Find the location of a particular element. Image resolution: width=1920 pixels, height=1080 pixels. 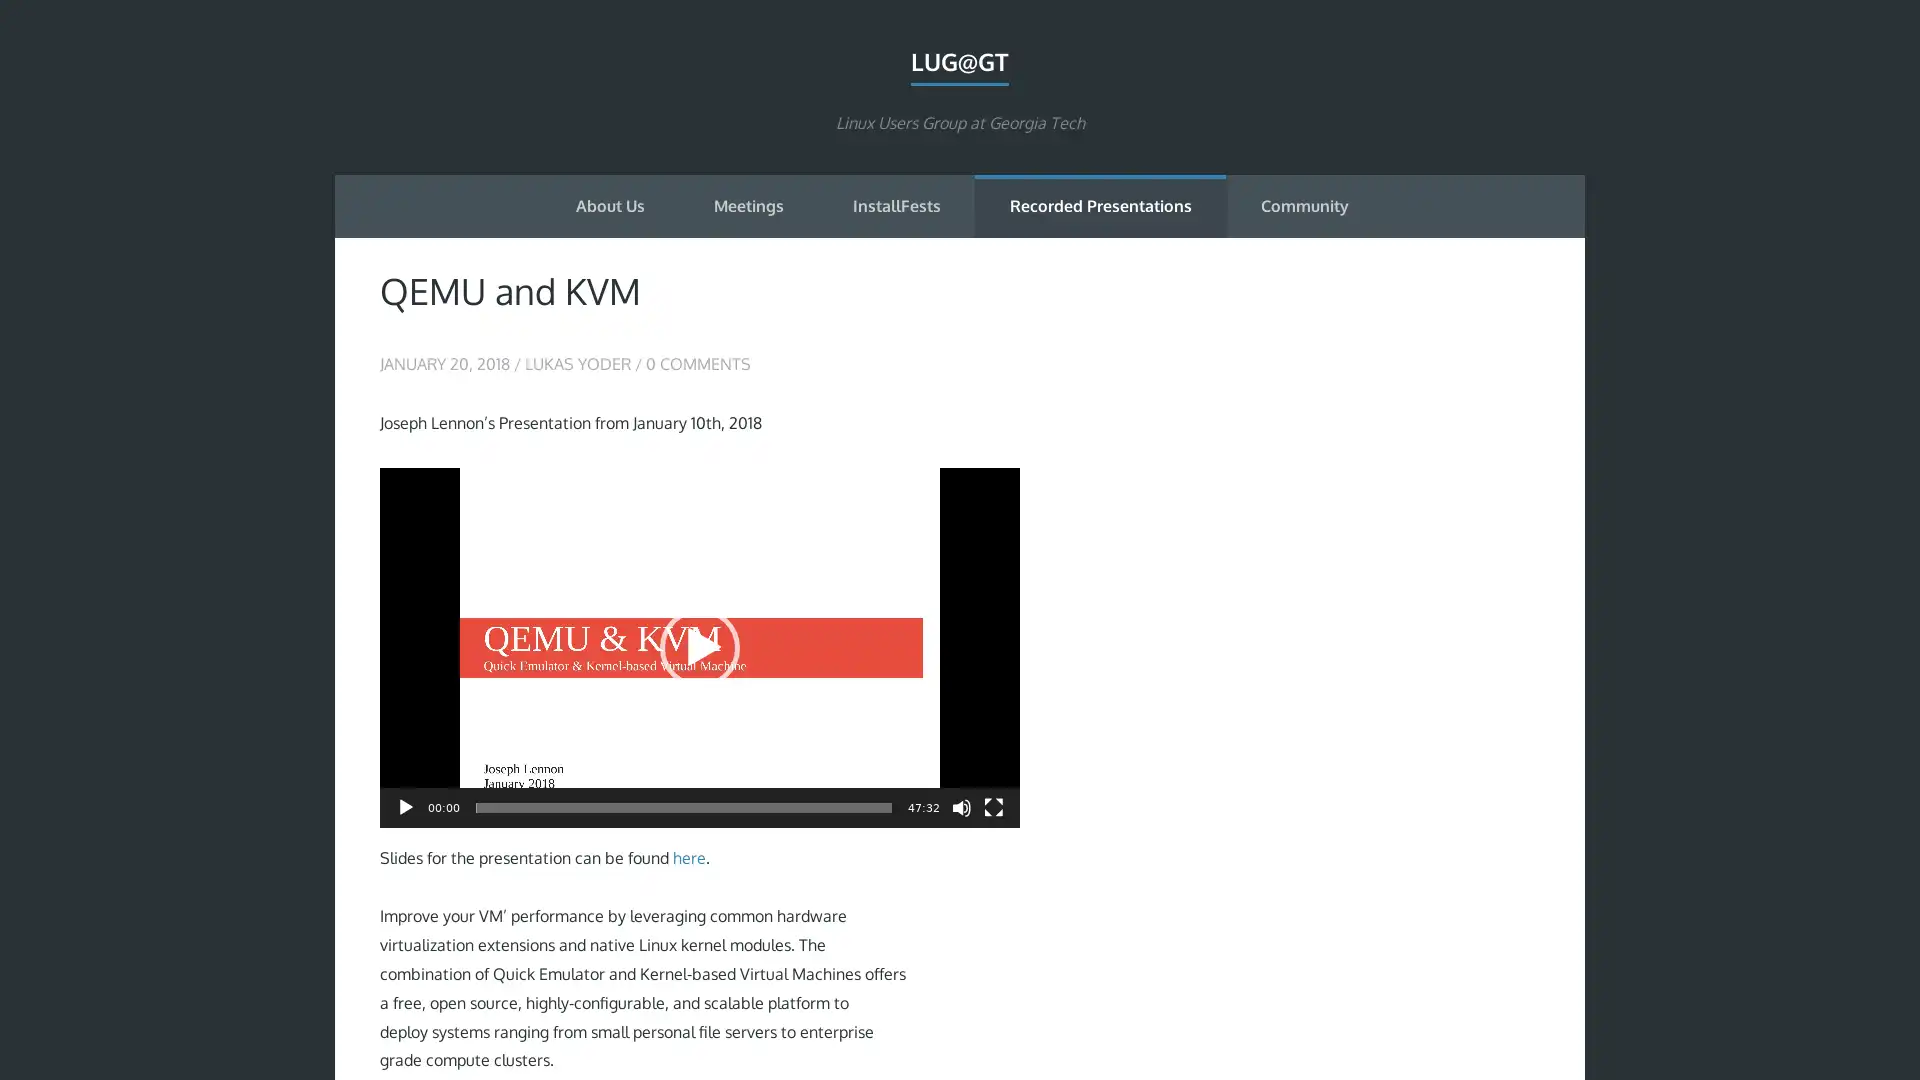

Fullscreen is located at coordinates (993, 805).